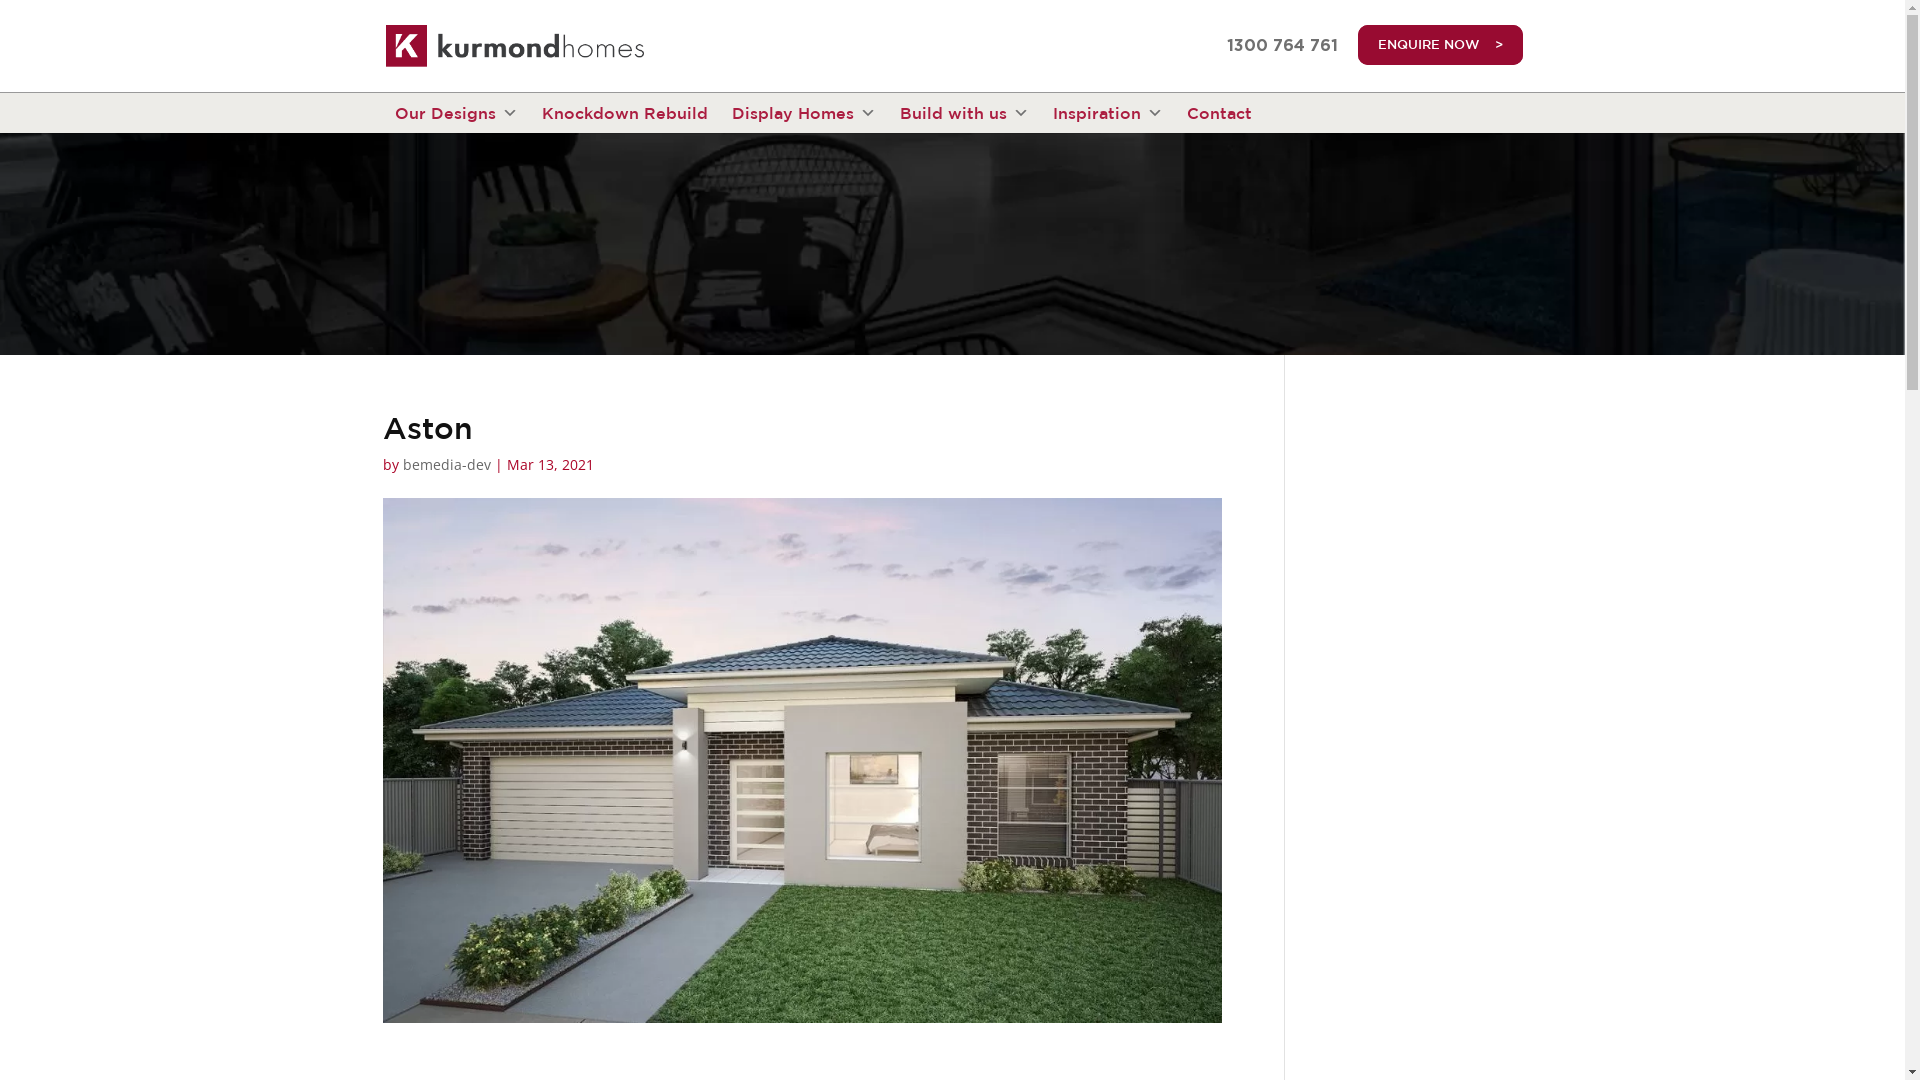  I want to click on 'bemedia-dev', so click(445, 464).